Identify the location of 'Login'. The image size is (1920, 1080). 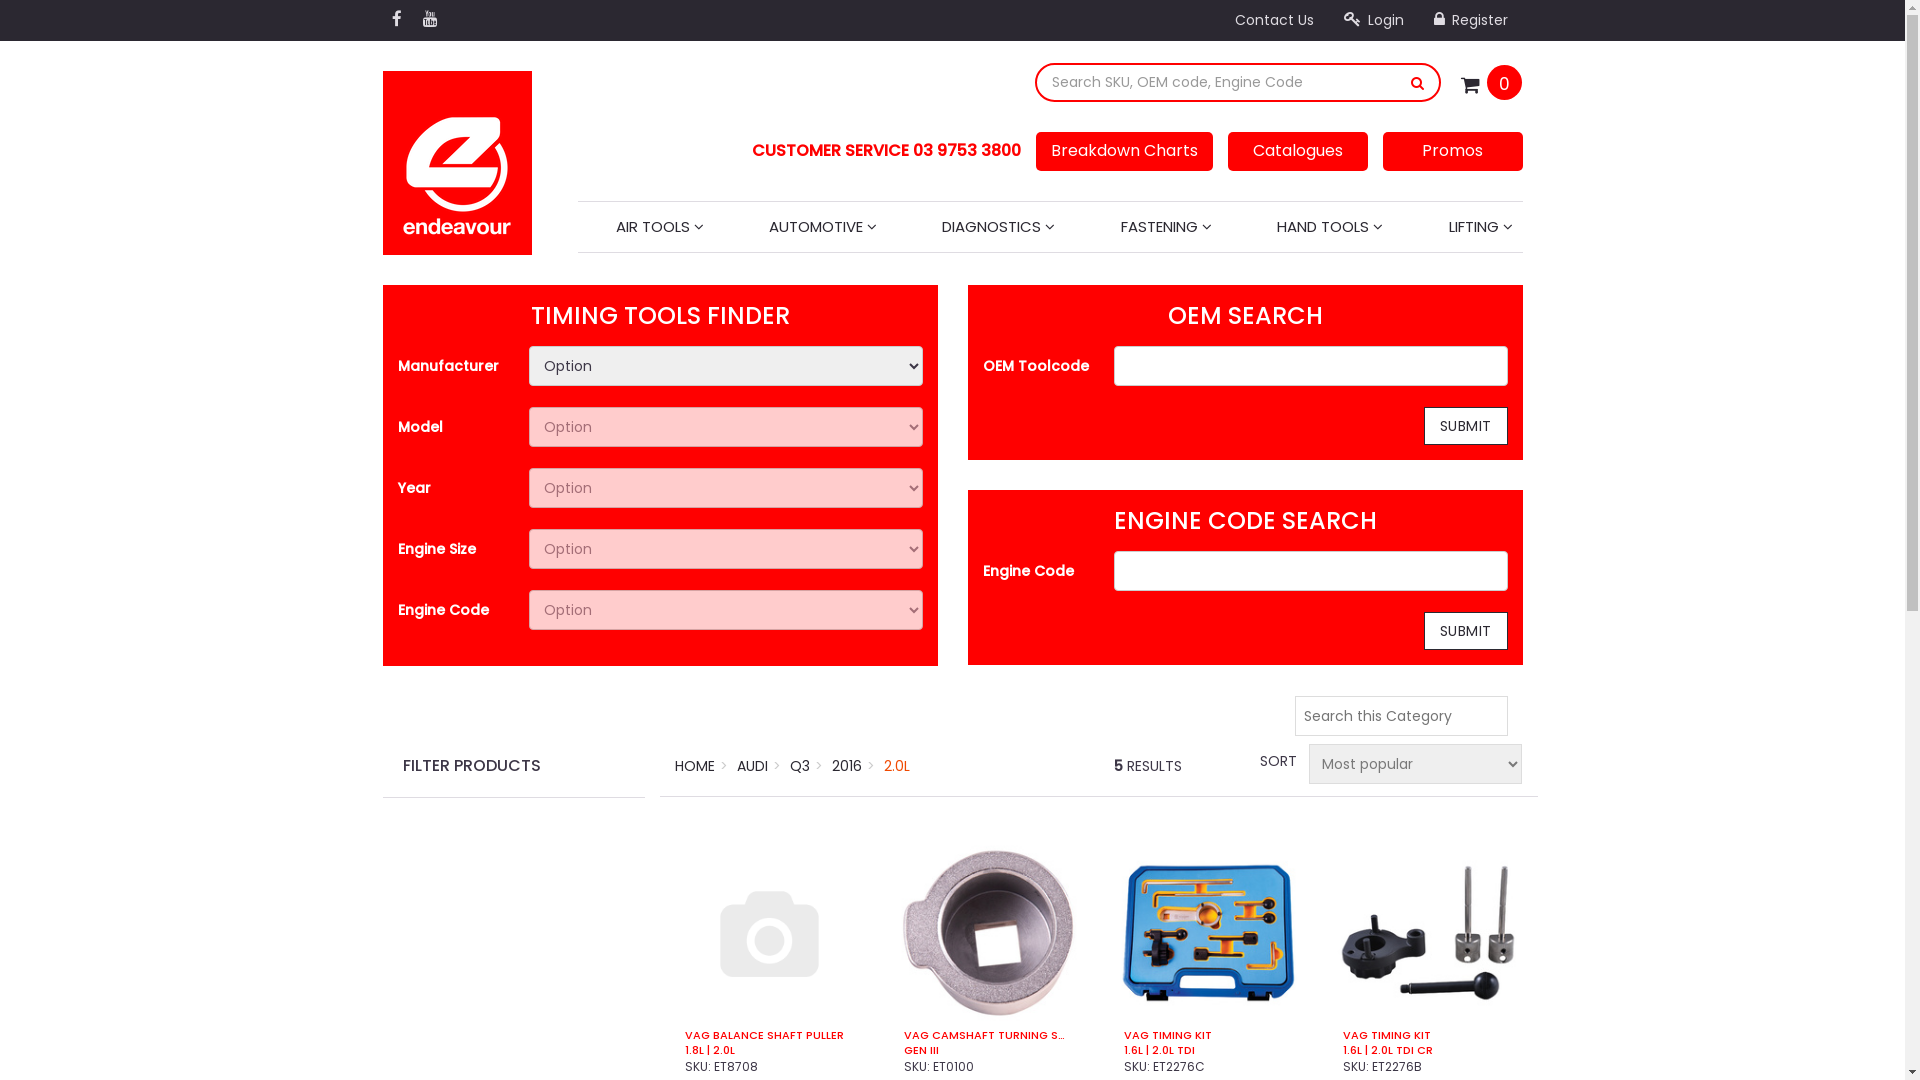
(1371, 19).